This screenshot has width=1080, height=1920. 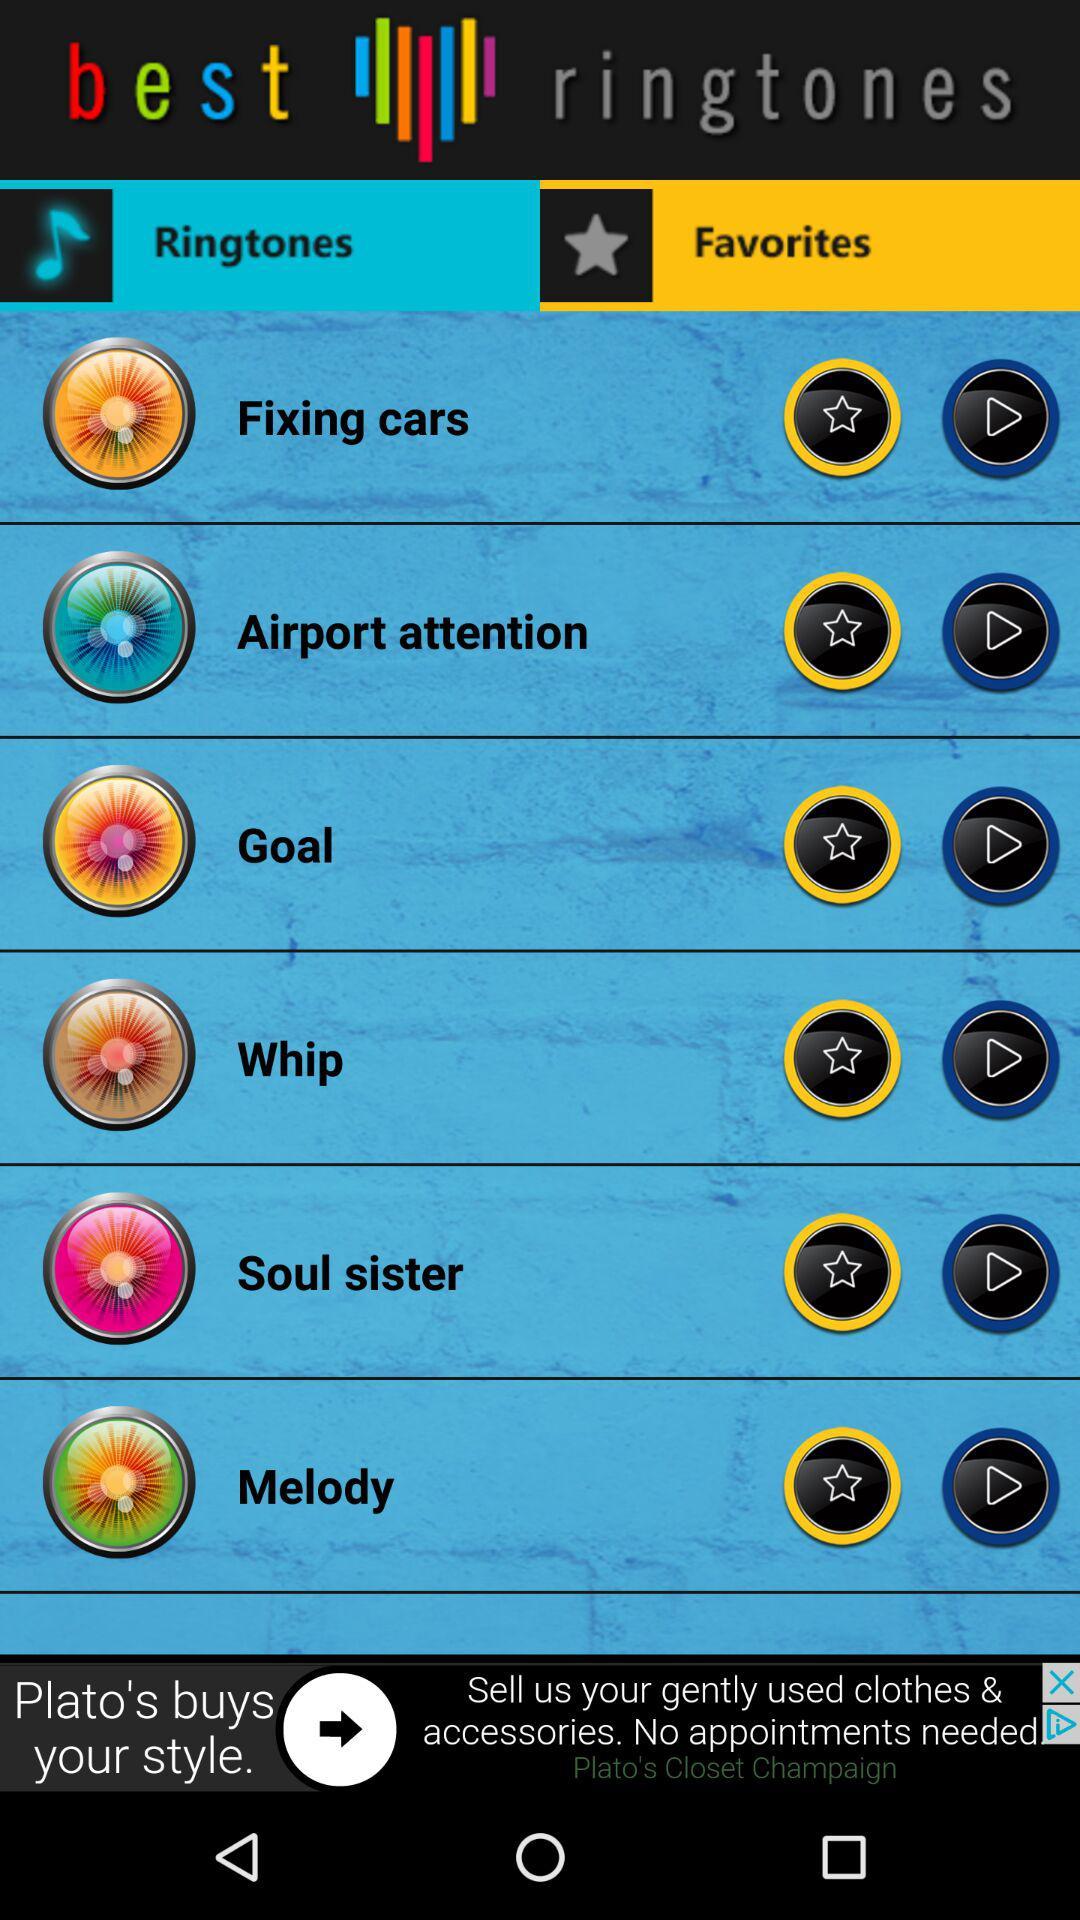 What do you see at coordinates (843, 1270) in the screenshot?
I see `the item` at bounding box center [843, 1270].